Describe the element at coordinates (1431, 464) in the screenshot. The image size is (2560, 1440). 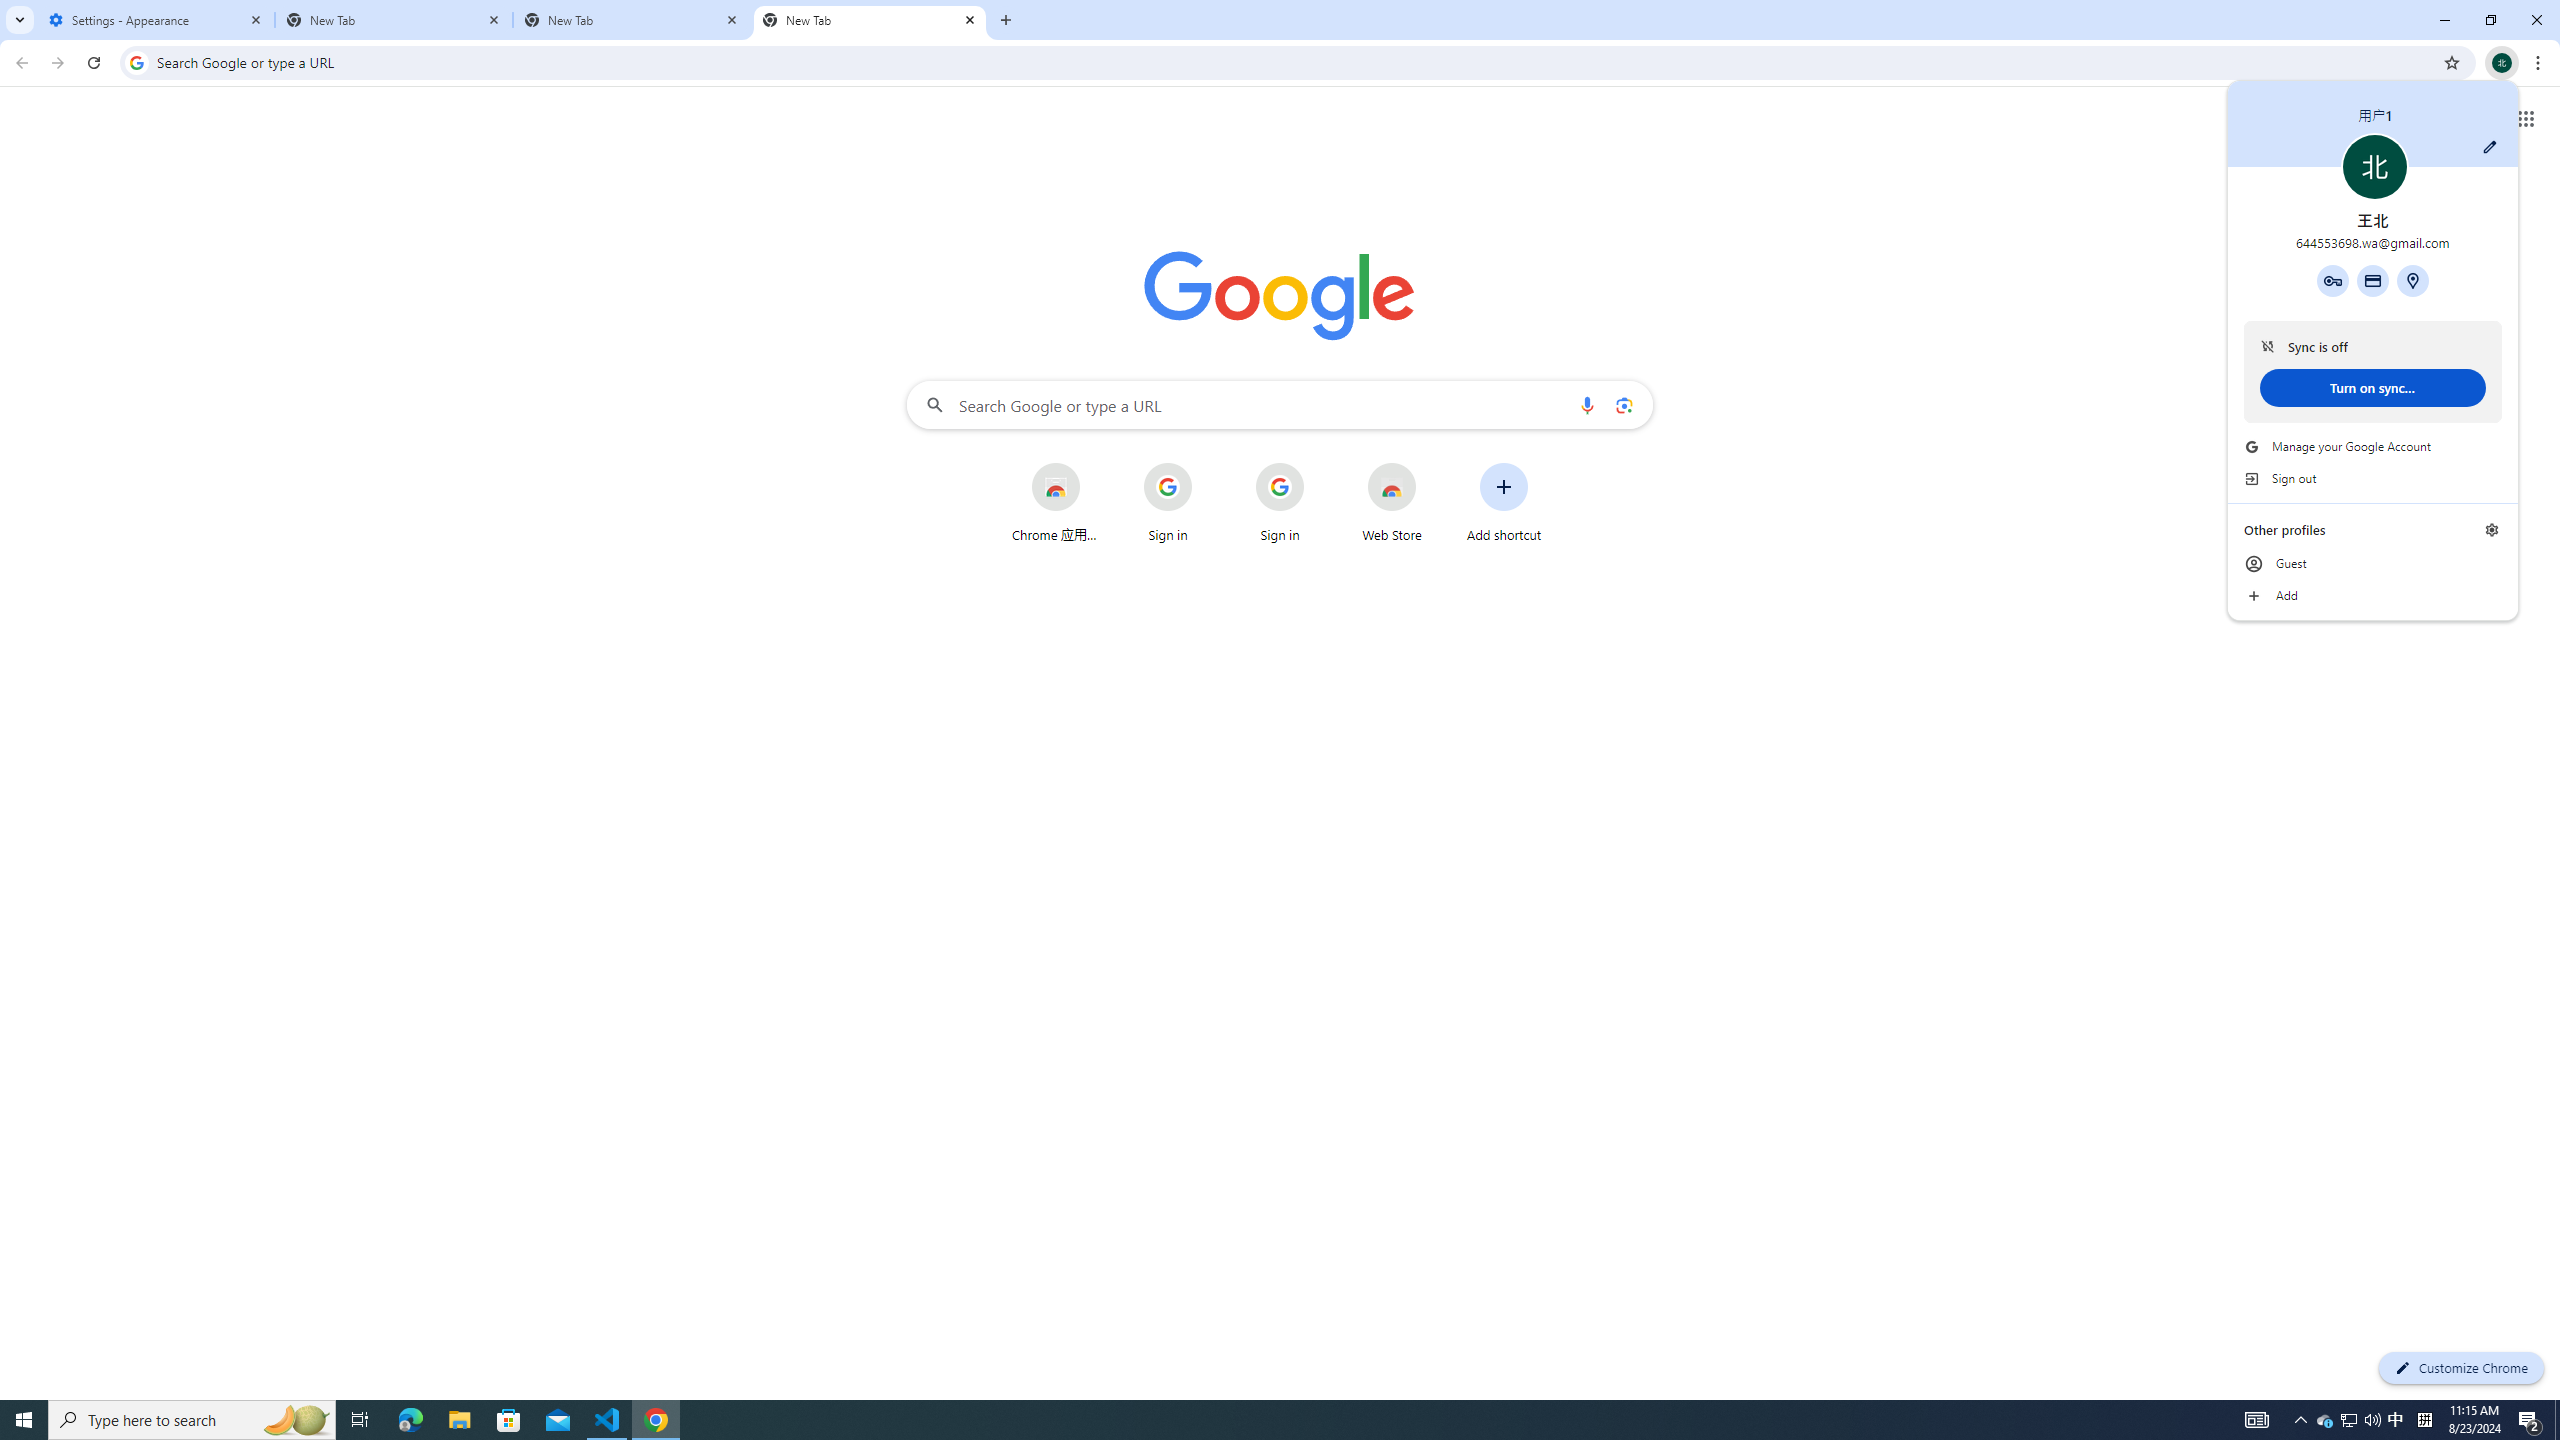
I see `'More actions for Sign in shortcut'` at that location.